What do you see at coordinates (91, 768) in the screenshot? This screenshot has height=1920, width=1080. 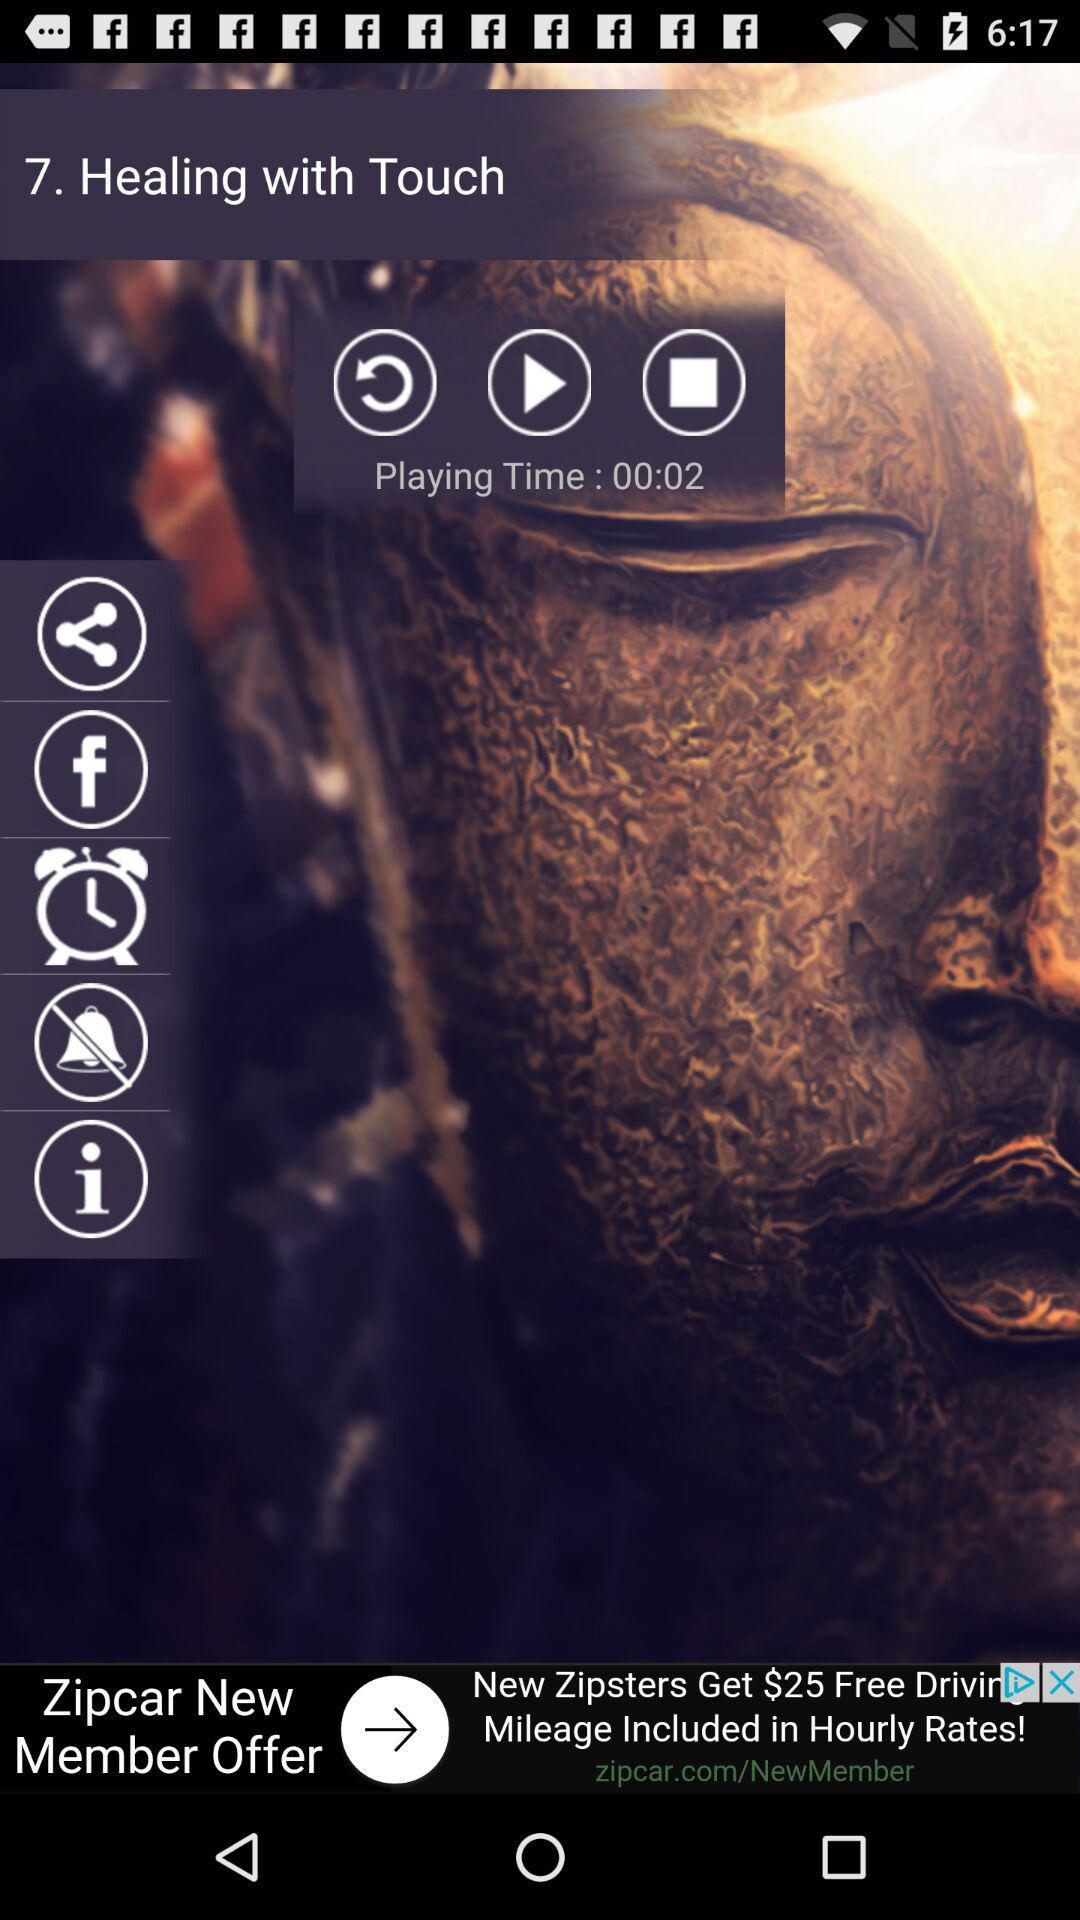 I see `open facebook app` at bounding box center [91, 768].